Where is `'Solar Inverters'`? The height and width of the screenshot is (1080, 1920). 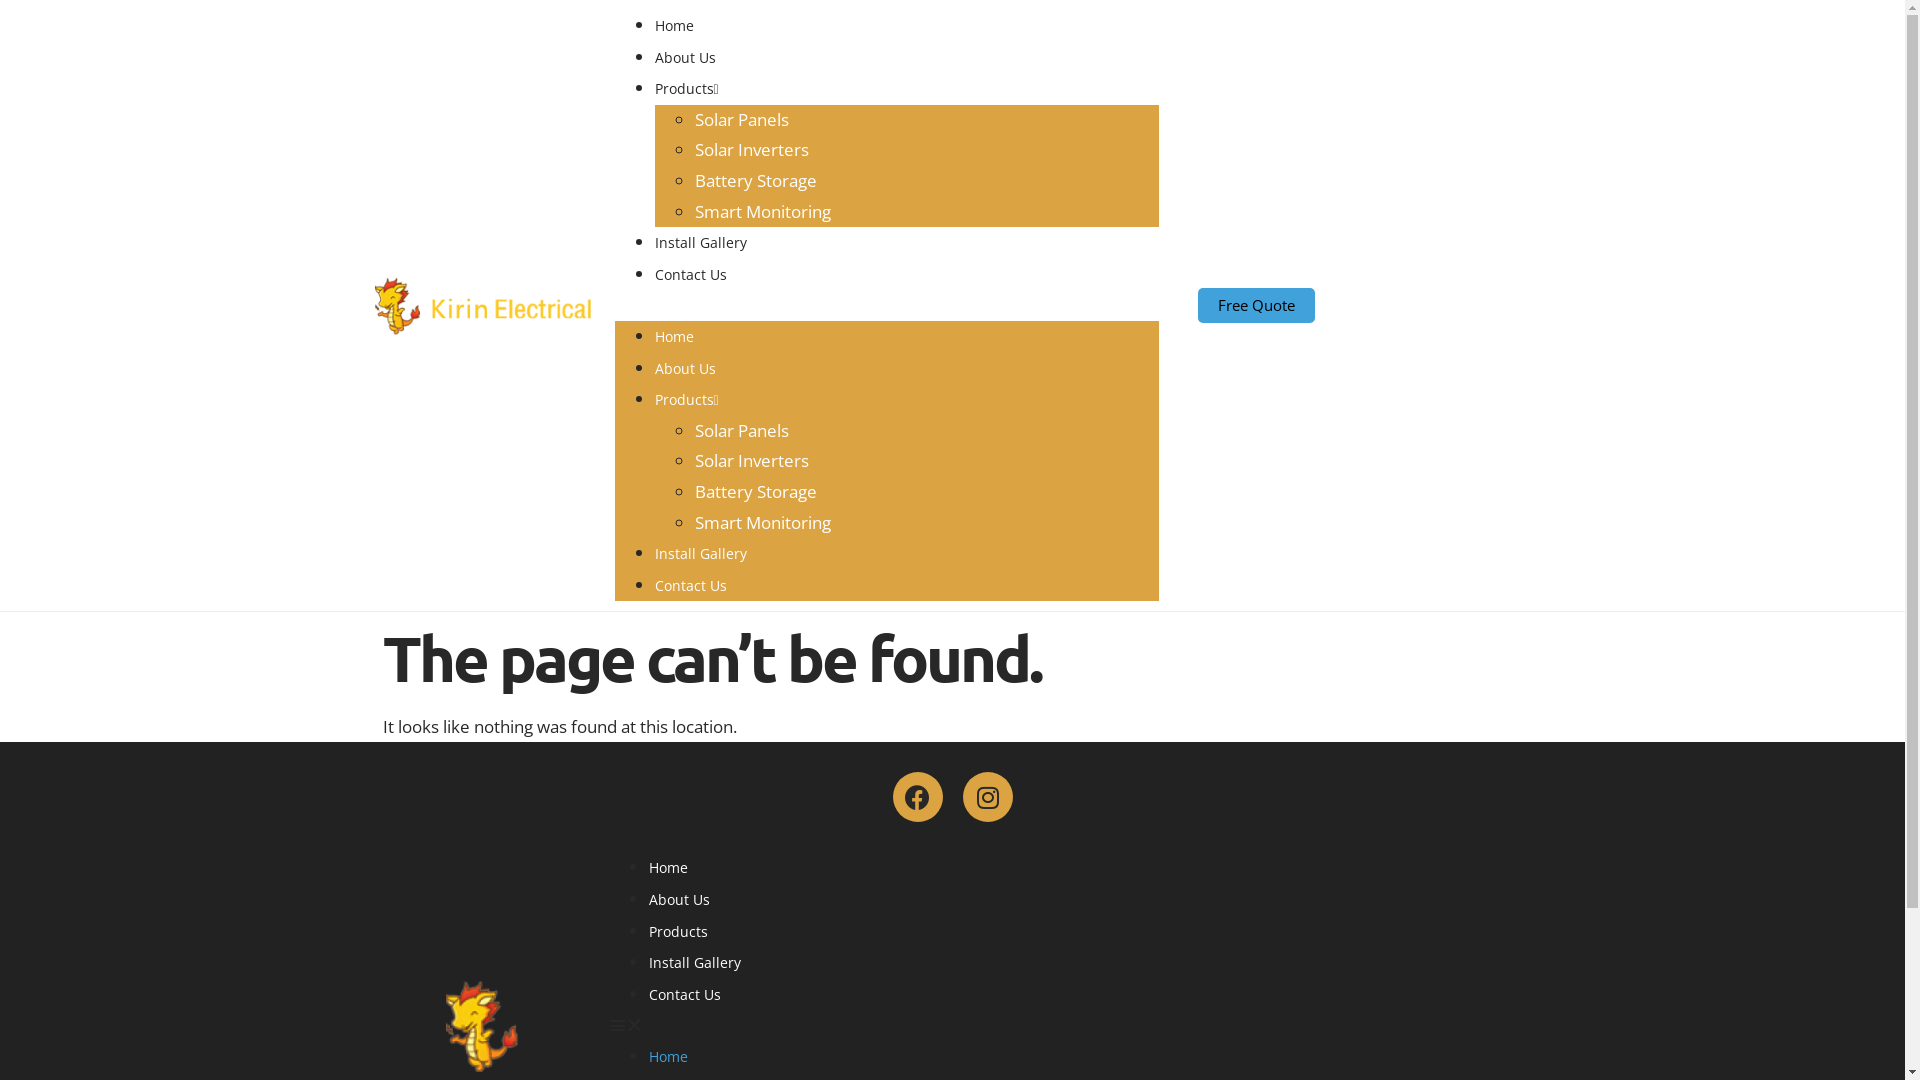
'Solar Inverters' is located at coordinates (694, 460).